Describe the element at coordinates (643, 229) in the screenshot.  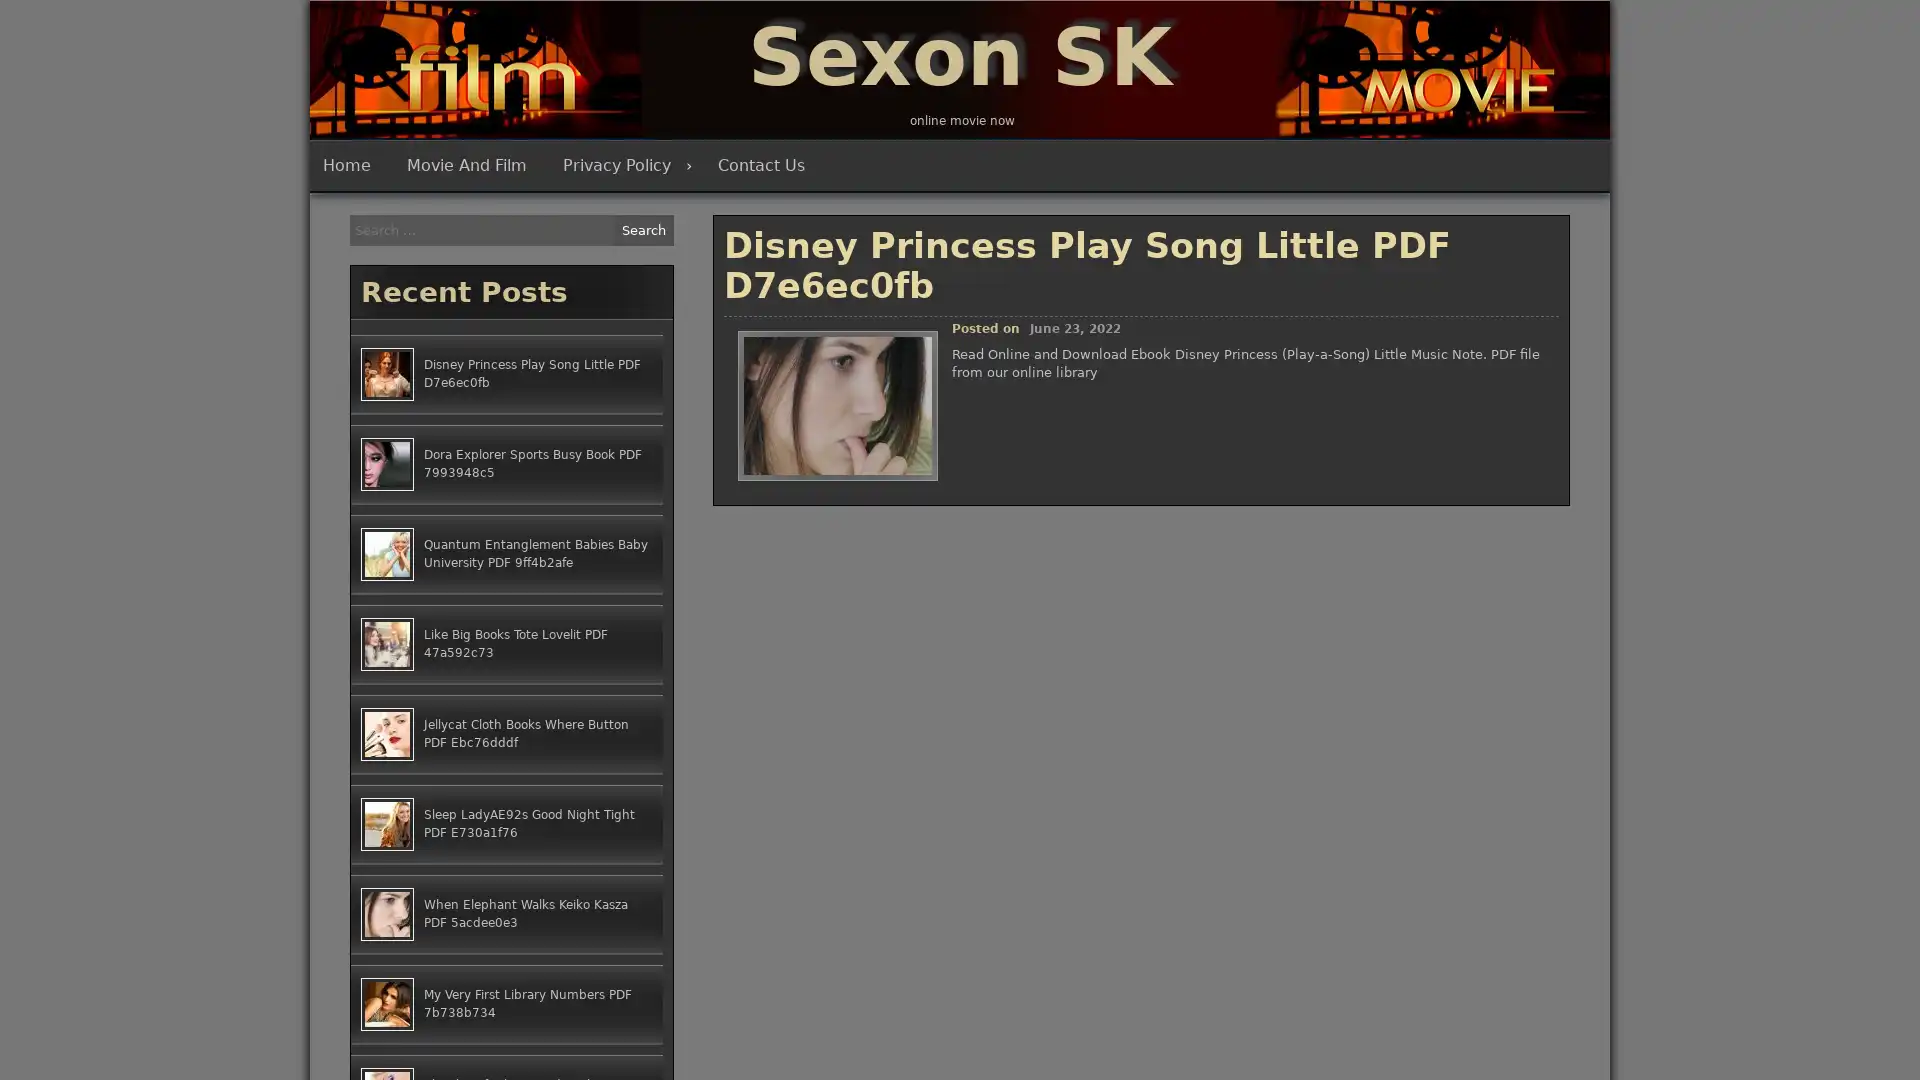
I see `Search` at that location.